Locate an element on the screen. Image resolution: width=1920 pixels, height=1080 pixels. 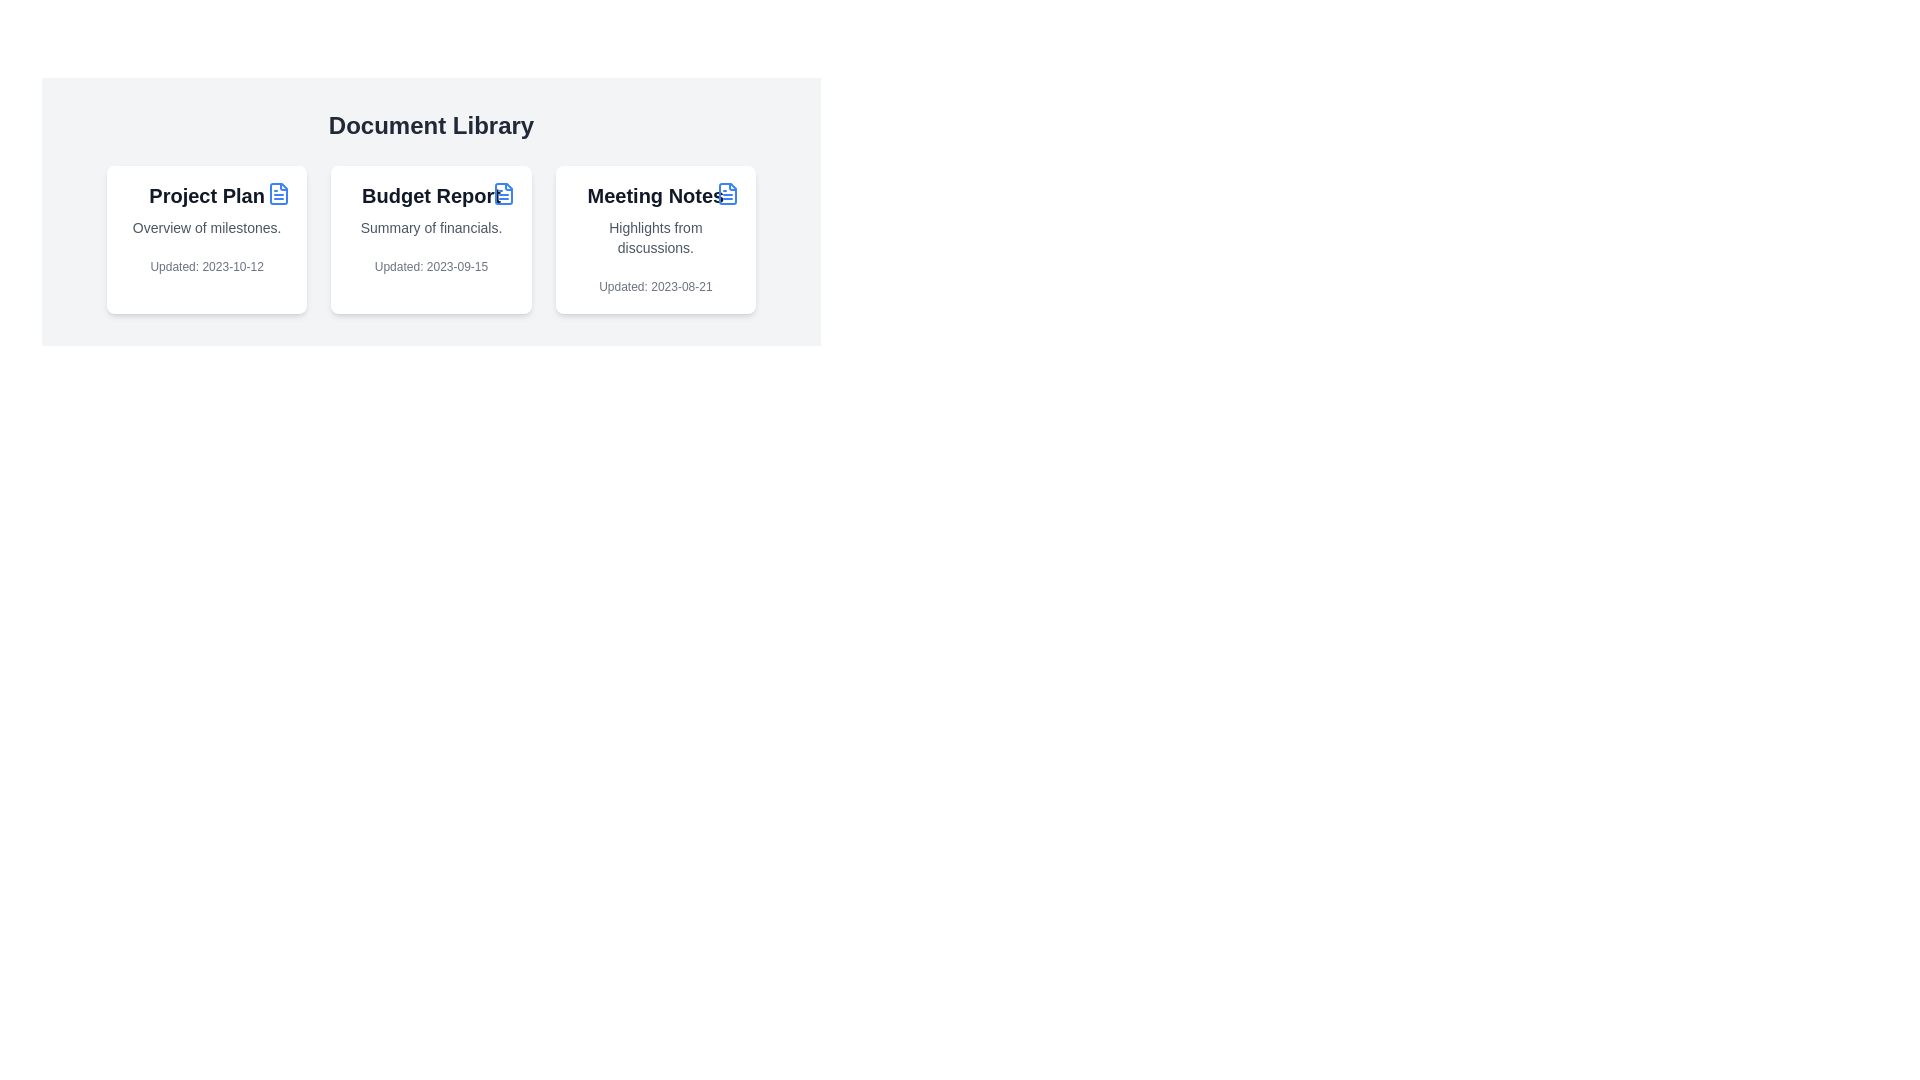
the 'Budget Report' label, which is a large, bold title text in black color, located in the second card of the horizontal list under 'Document Library' is located at coordinates (430, 196).